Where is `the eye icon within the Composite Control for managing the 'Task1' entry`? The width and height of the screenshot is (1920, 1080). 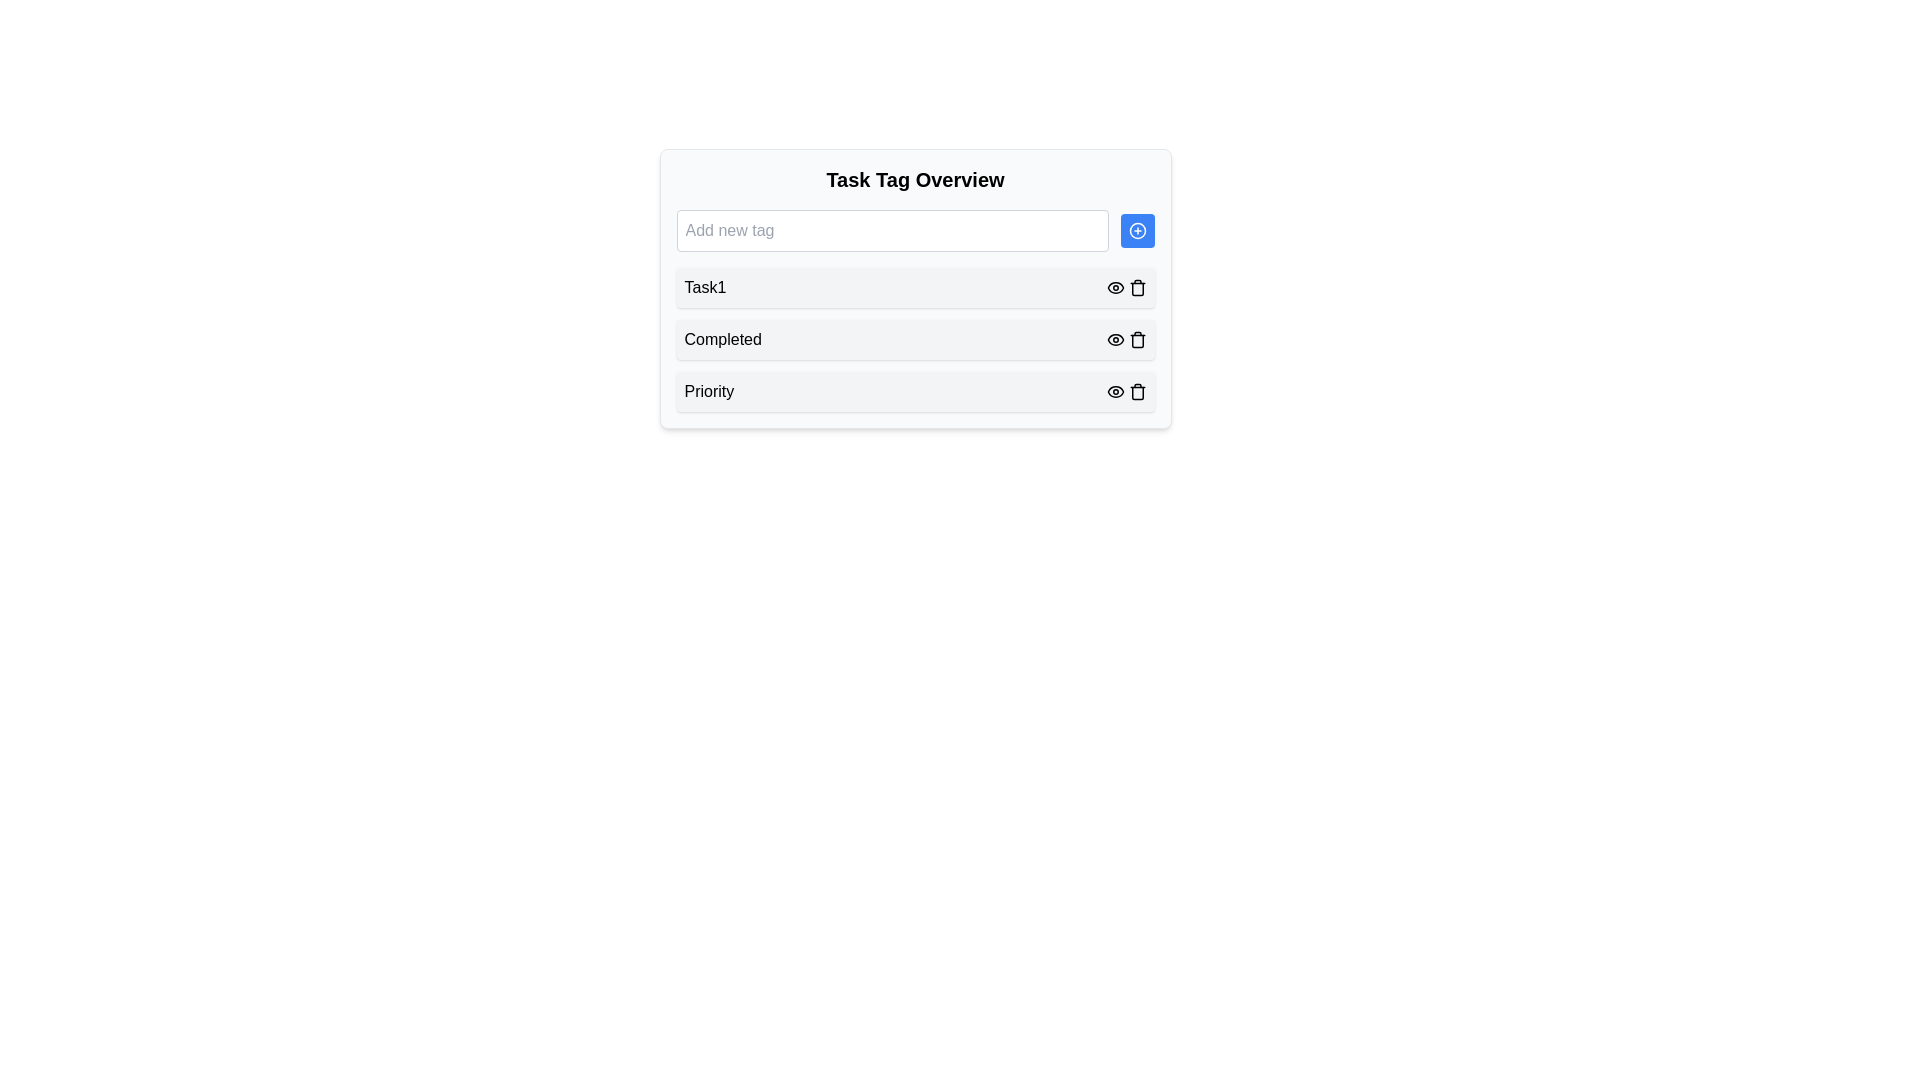 the eye icon within the Composite Control for managing the 'Task1' entry is located at coordinates (1126, 288).